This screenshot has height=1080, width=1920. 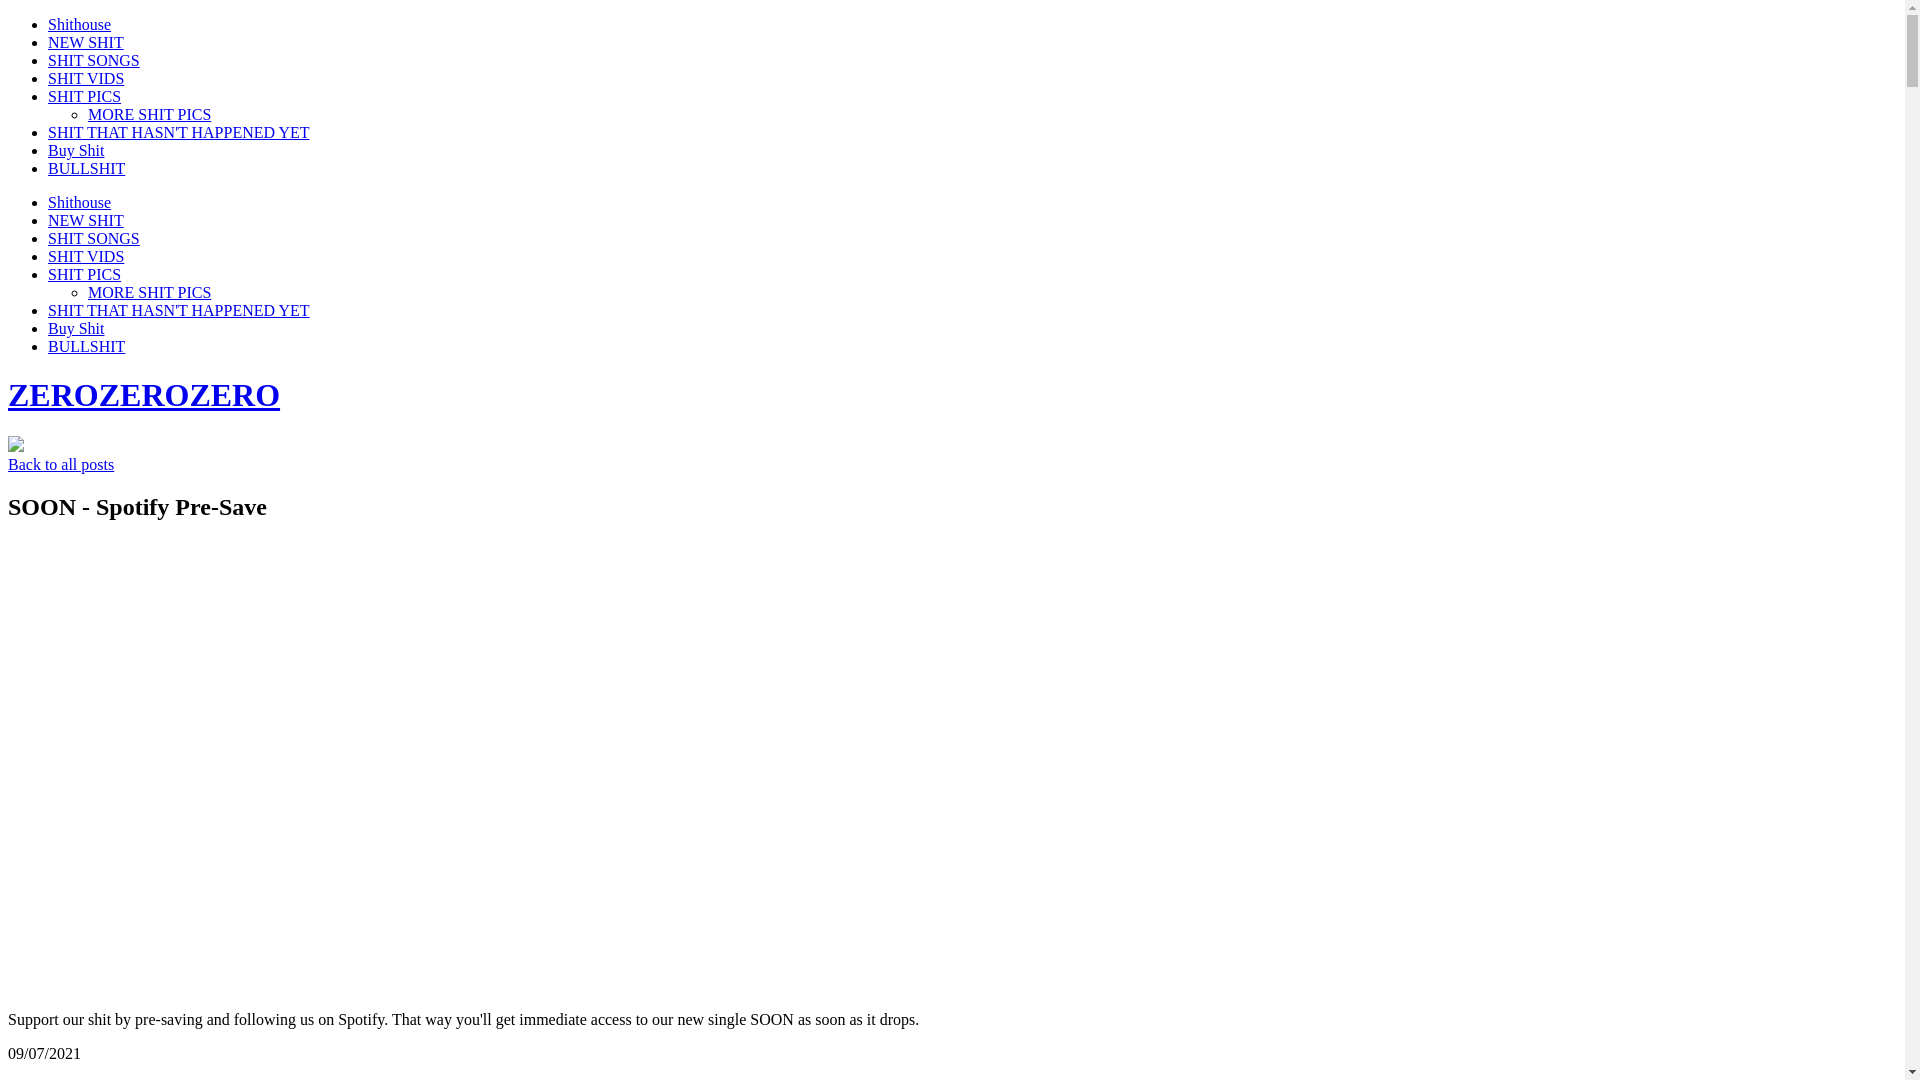 What do you see at coordinates (178, 132) in the screenshot?
I see `'SHIT THAT HASN'T HAPPENED YET'` at bounding box center [178, 132].